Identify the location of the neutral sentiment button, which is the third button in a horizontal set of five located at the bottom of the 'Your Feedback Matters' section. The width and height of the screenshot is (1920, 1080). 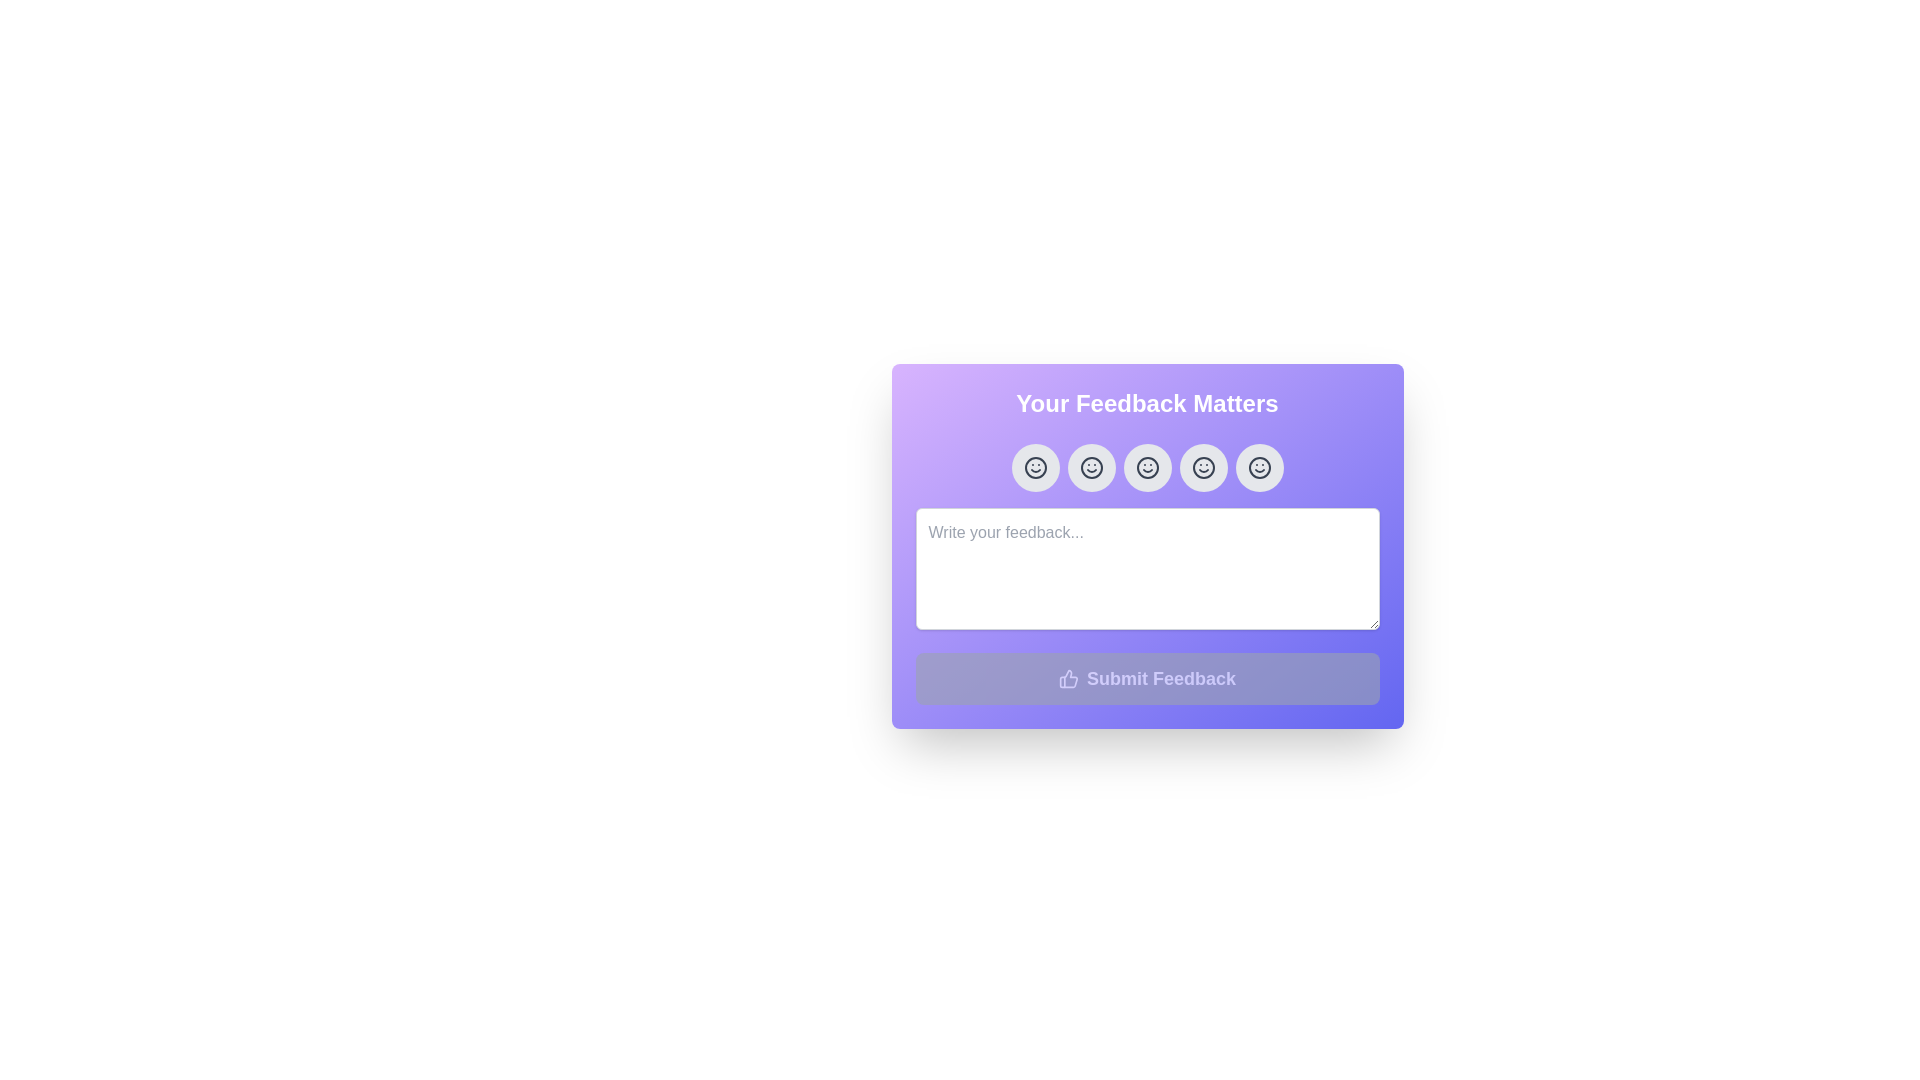
(1147, 467).